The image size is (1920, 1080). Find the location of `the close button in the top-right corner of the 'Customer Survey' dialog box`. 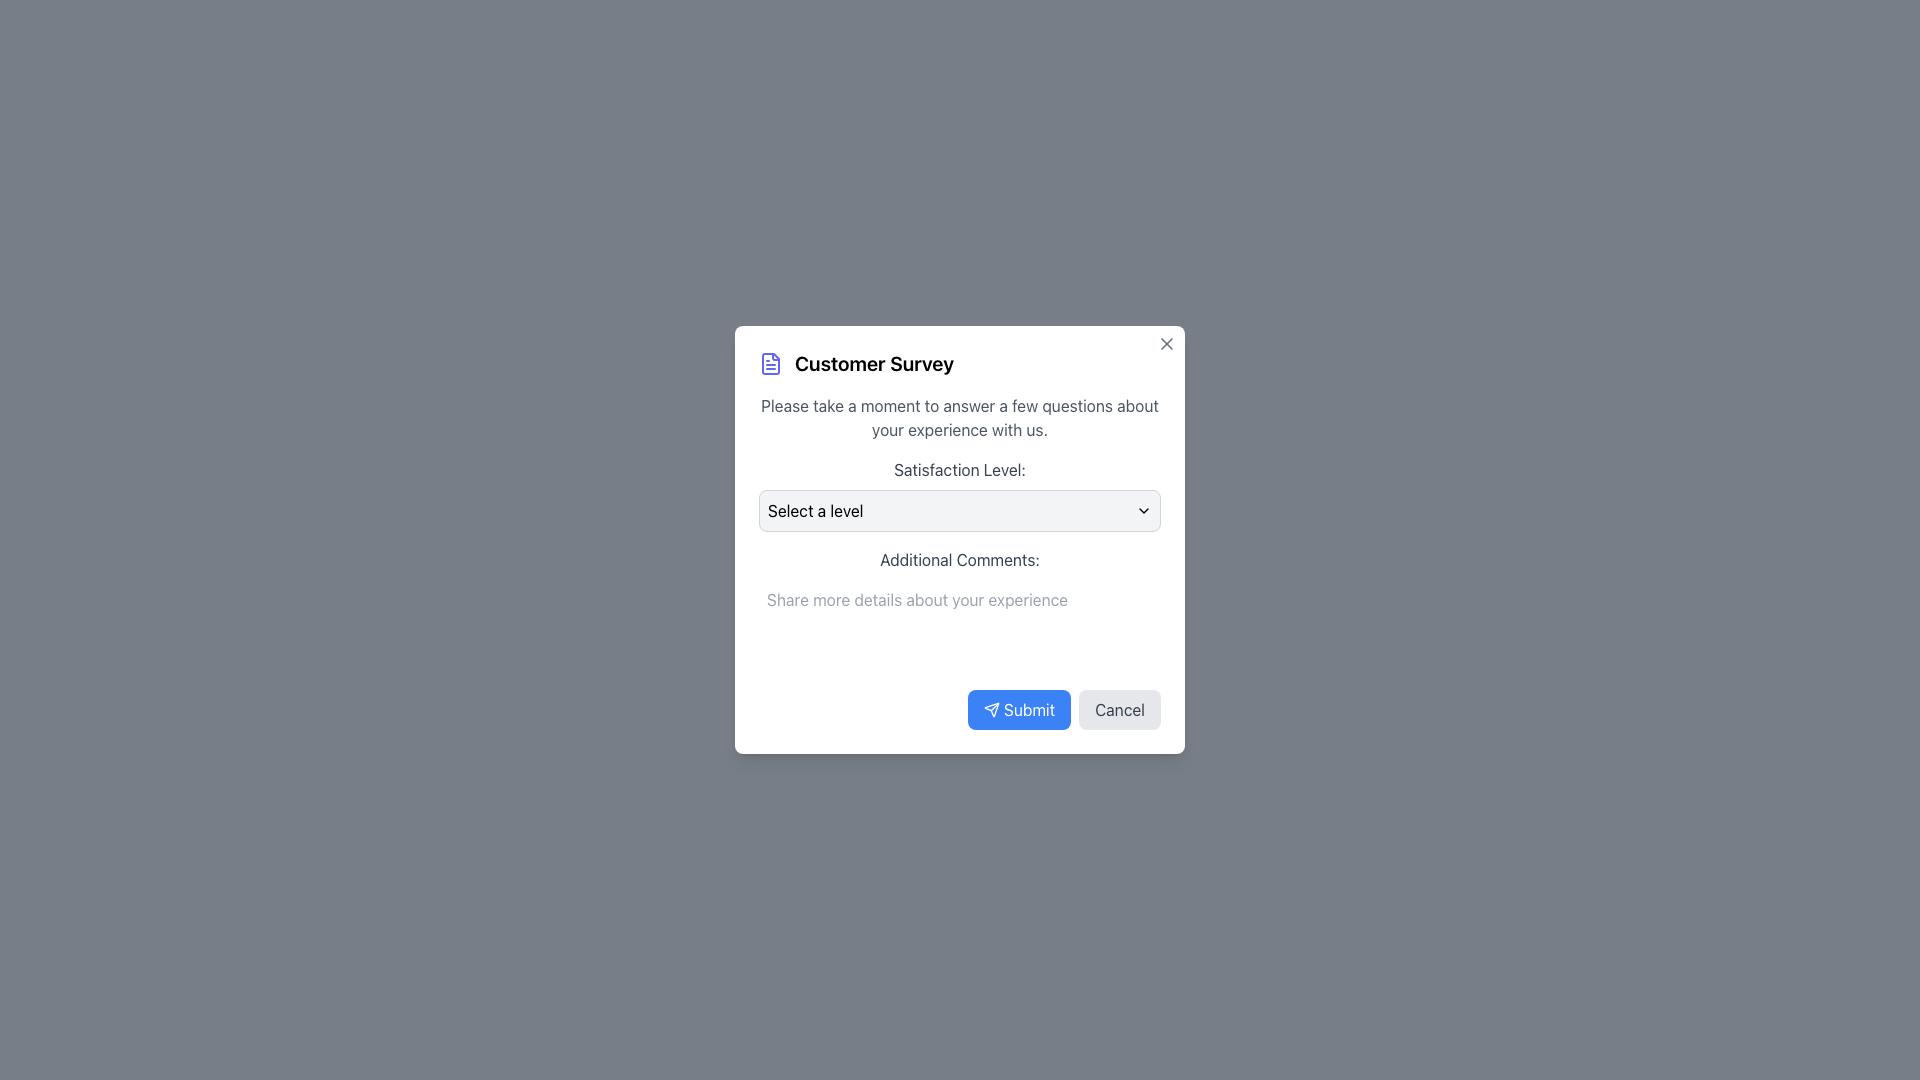

the close button in the top-right corner of the 'Customer Survey' dialog box is located at coordinates (1166, 342).